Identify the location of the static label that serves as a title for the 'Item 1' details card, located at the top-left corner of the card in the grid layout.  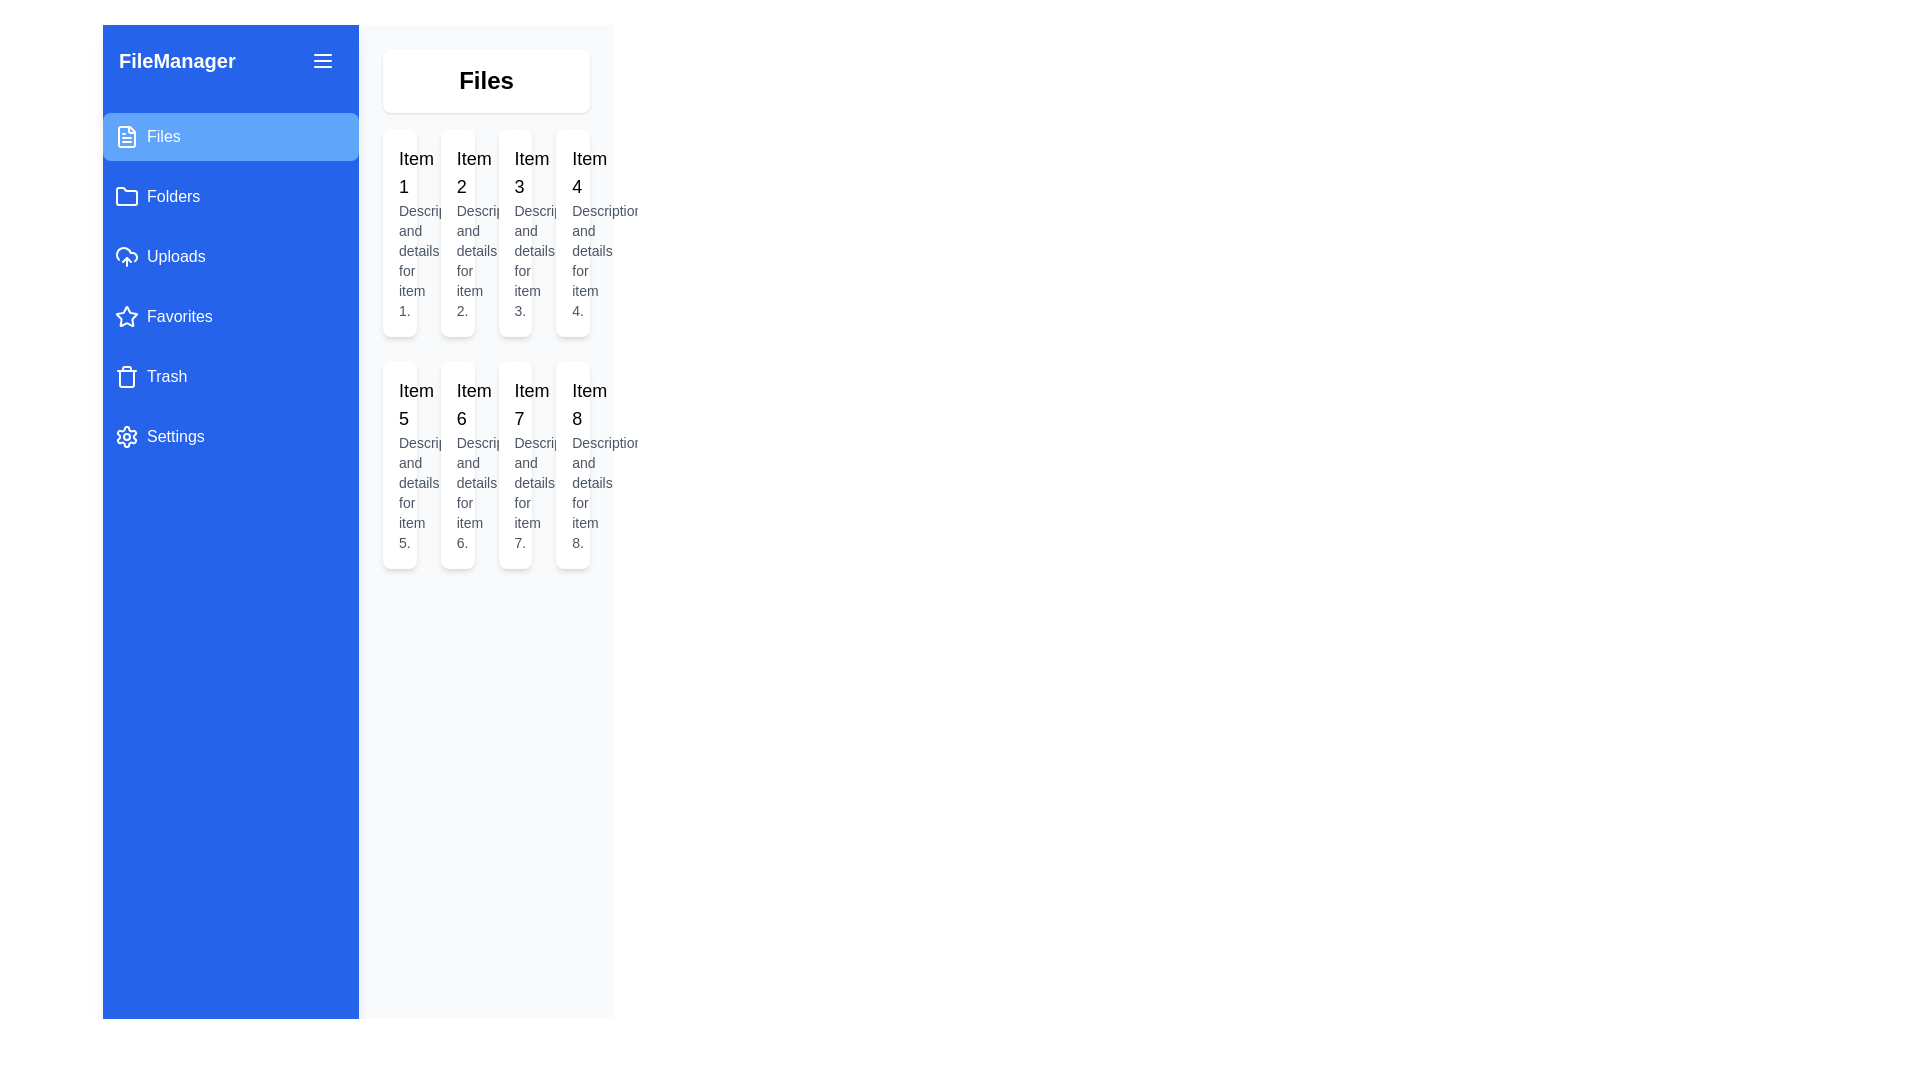
(399, 172).